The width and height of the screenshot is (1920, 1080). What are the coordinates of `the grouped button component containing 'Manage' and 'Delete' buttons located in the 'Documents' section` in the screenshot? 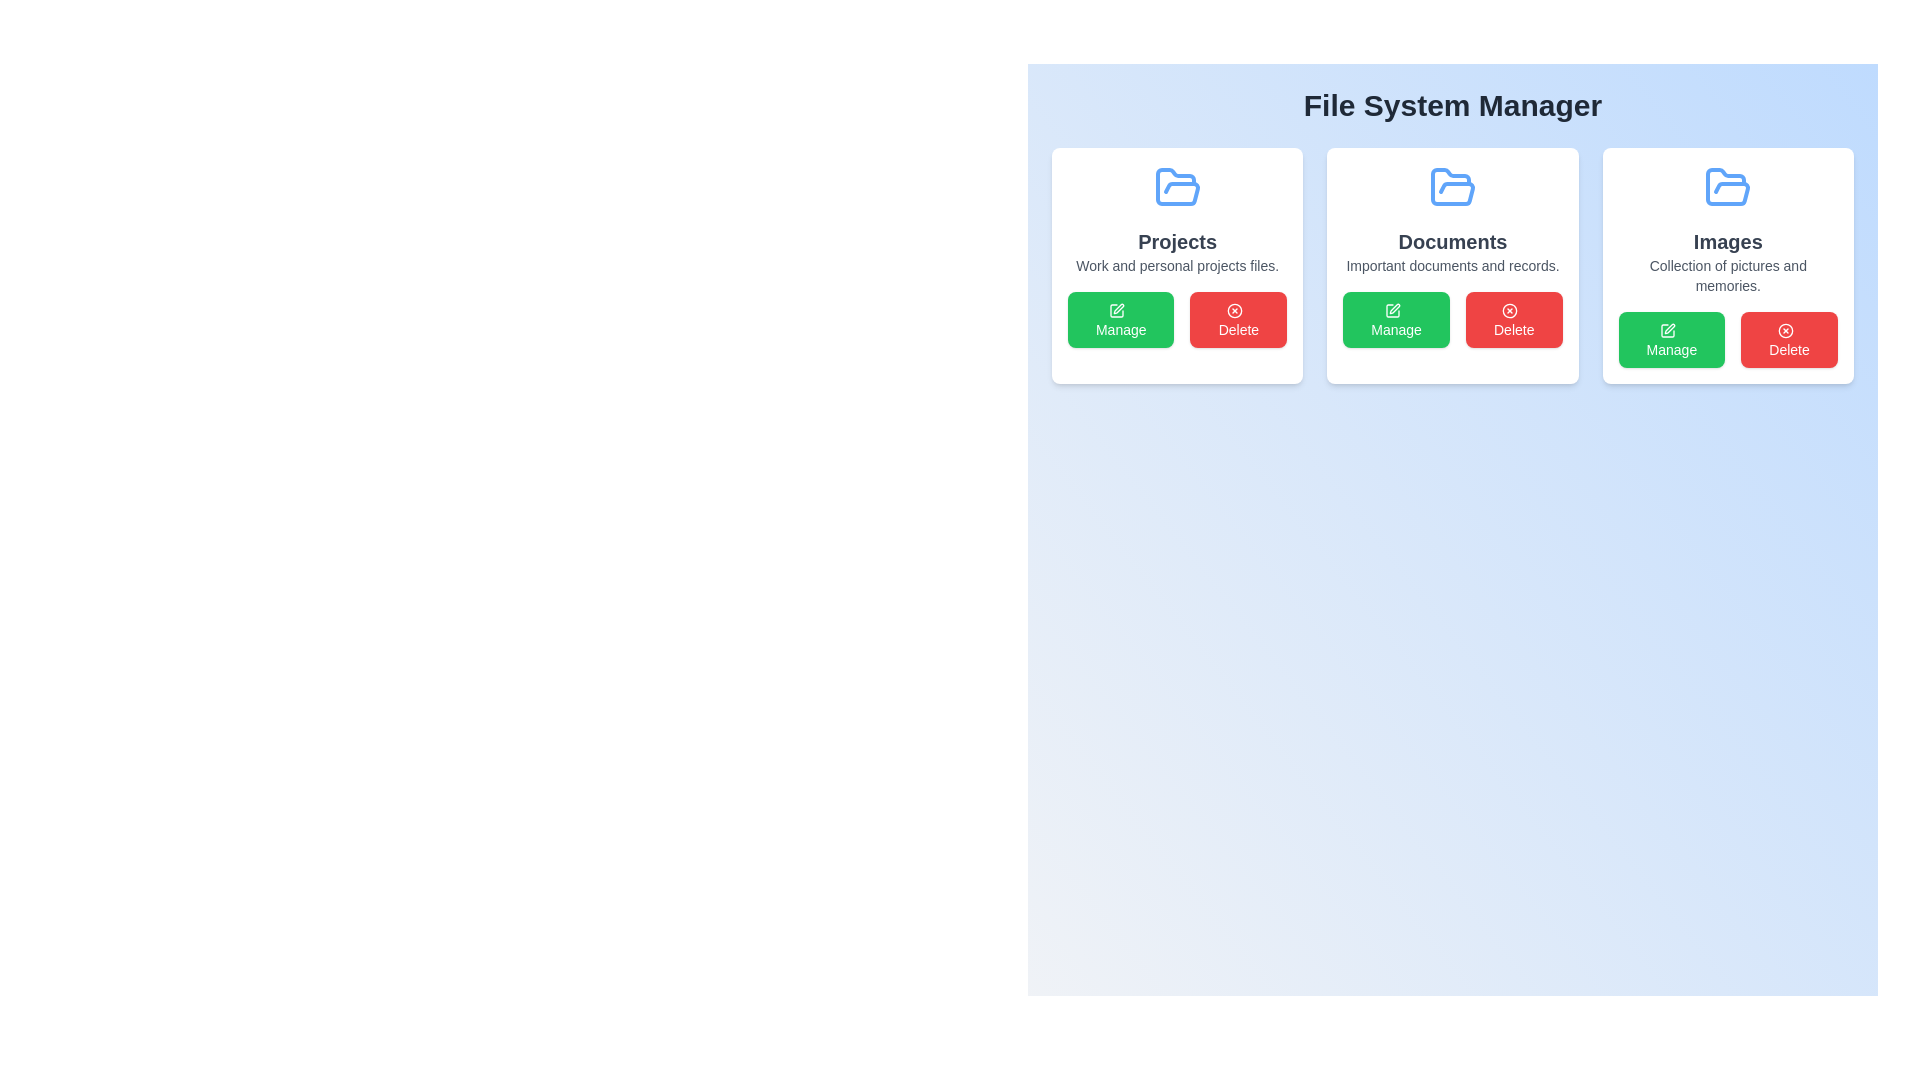 It's located at (1453, 319).